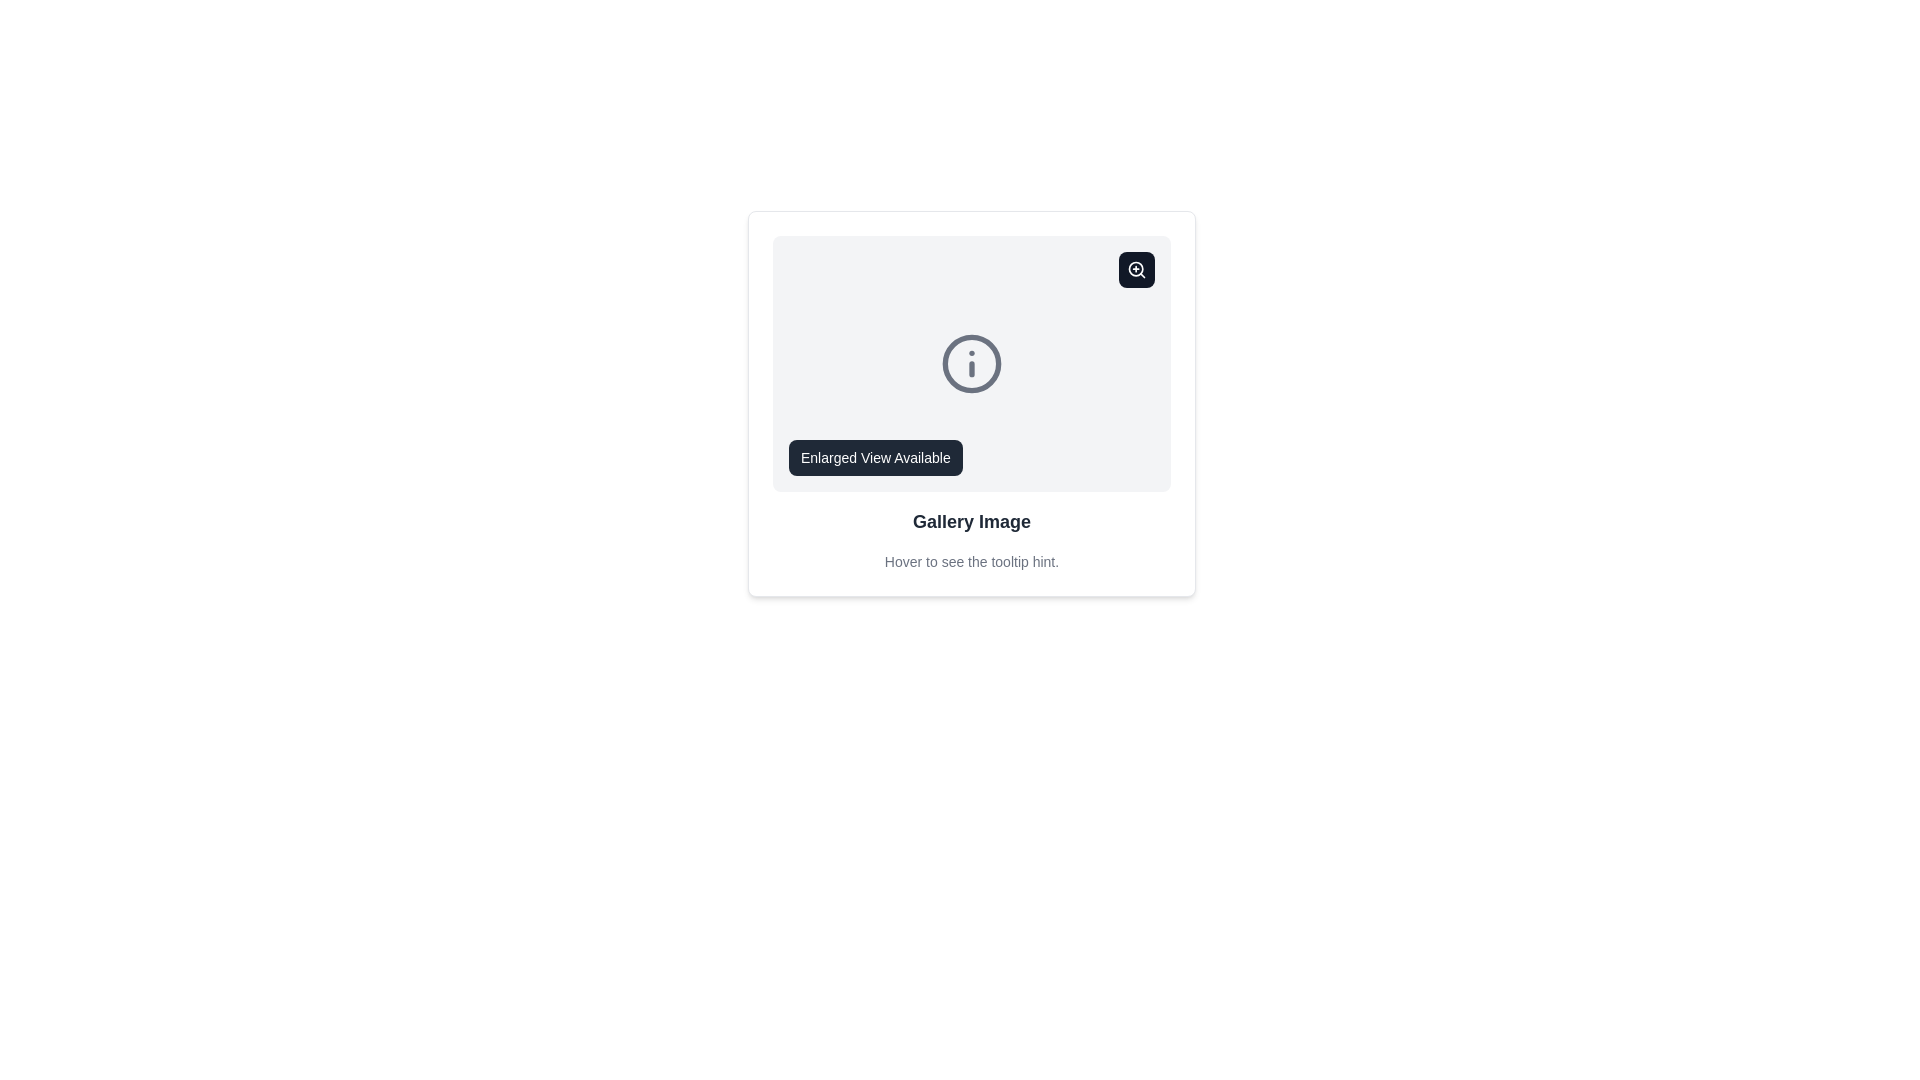 The height and width of the screenshot is (1080, 1920). Describe the element at coordinates (1136, 268) in the screenshot. I see `the decorative Circle element located in the top-right corner of the SVG icon within the gallery image section` at that location.